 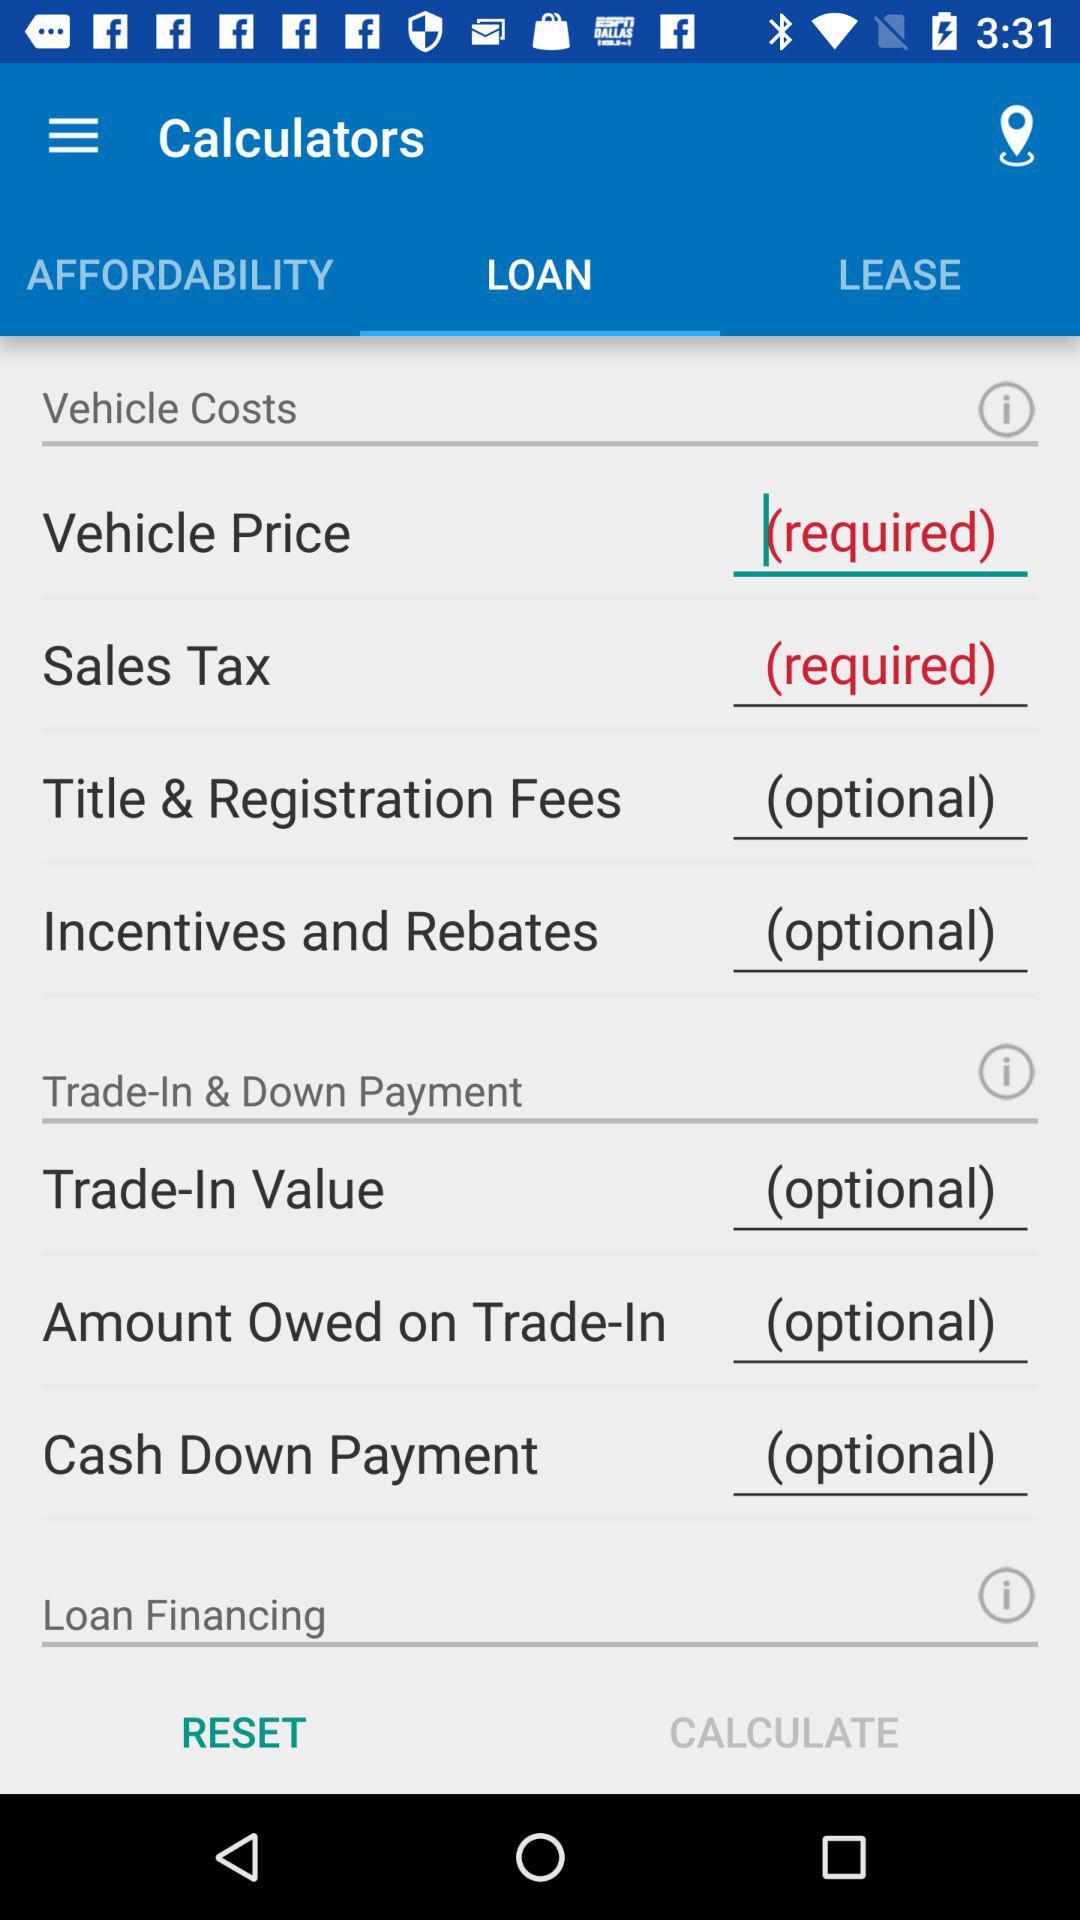 I want to click on more info, so click(x=1006, y=408).